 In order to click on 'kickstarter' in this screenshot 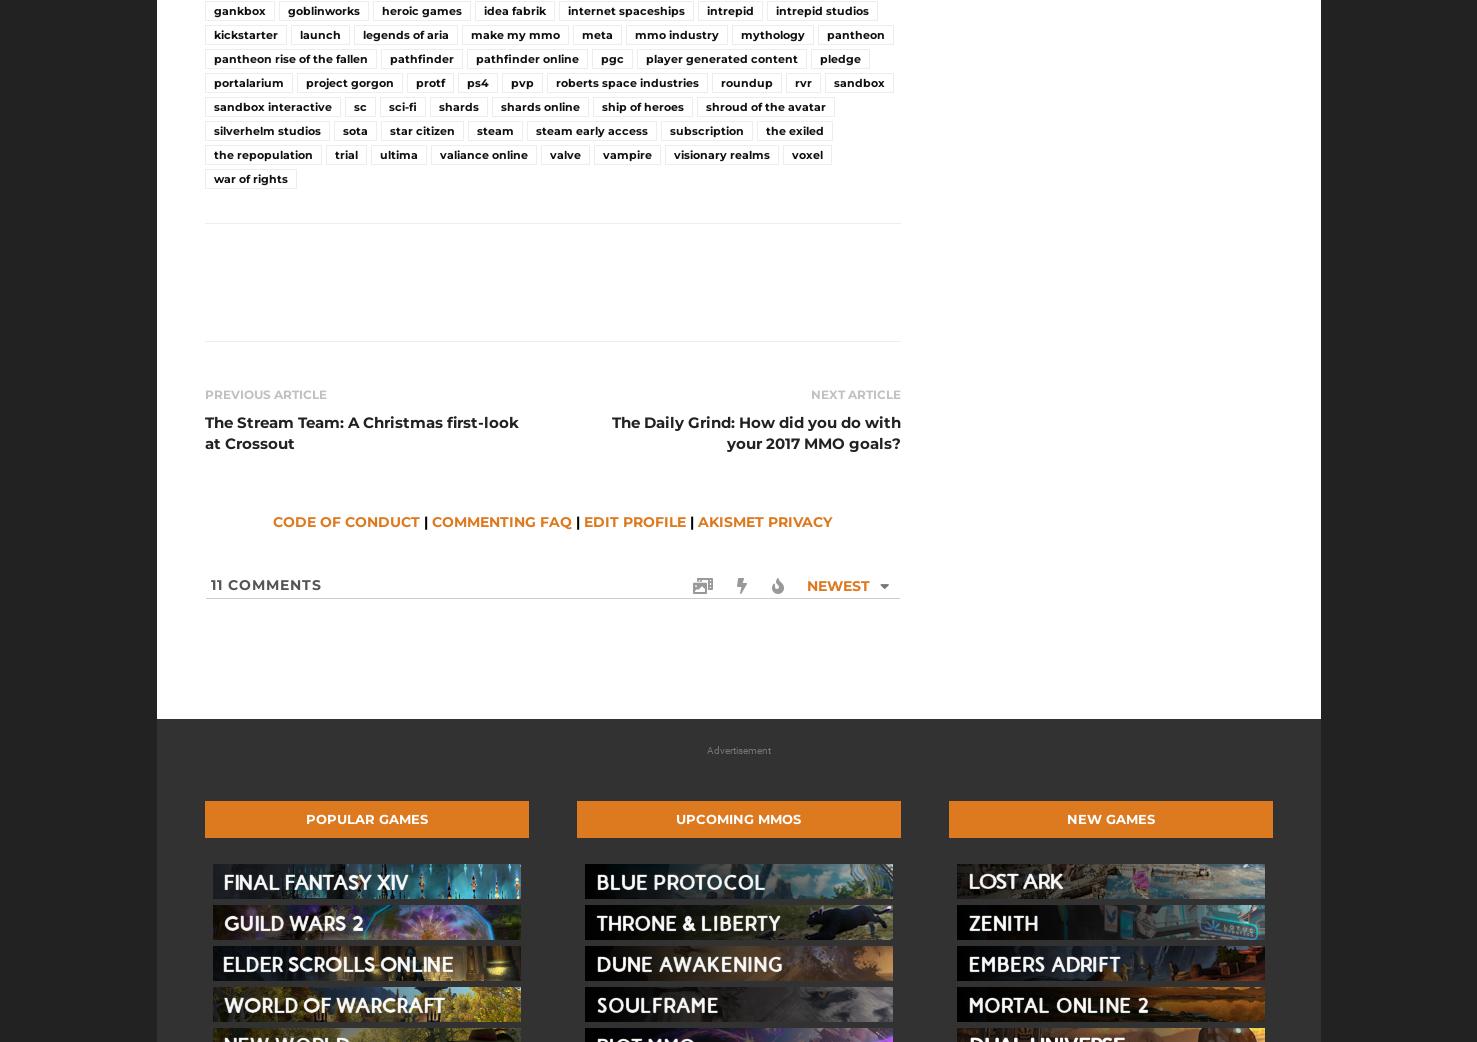, I will do `click(245, 34)`.